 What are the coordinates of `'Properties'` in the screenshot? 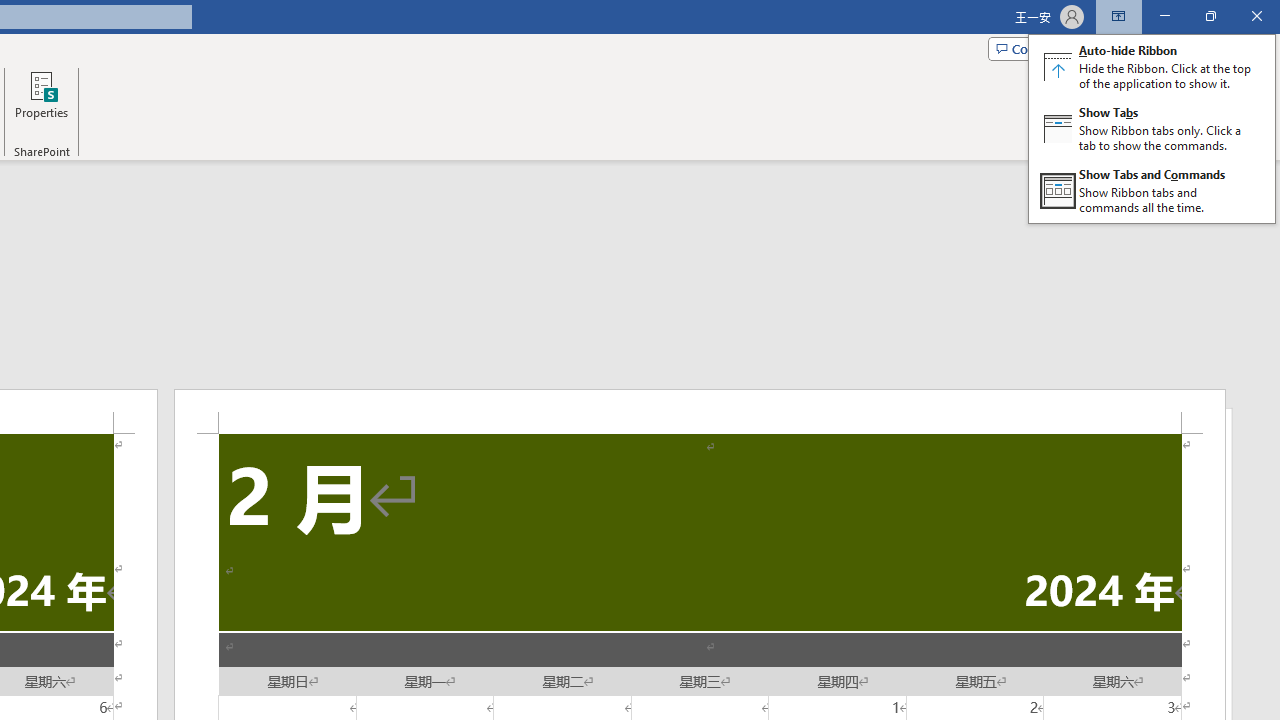 It's located at (41, 103).